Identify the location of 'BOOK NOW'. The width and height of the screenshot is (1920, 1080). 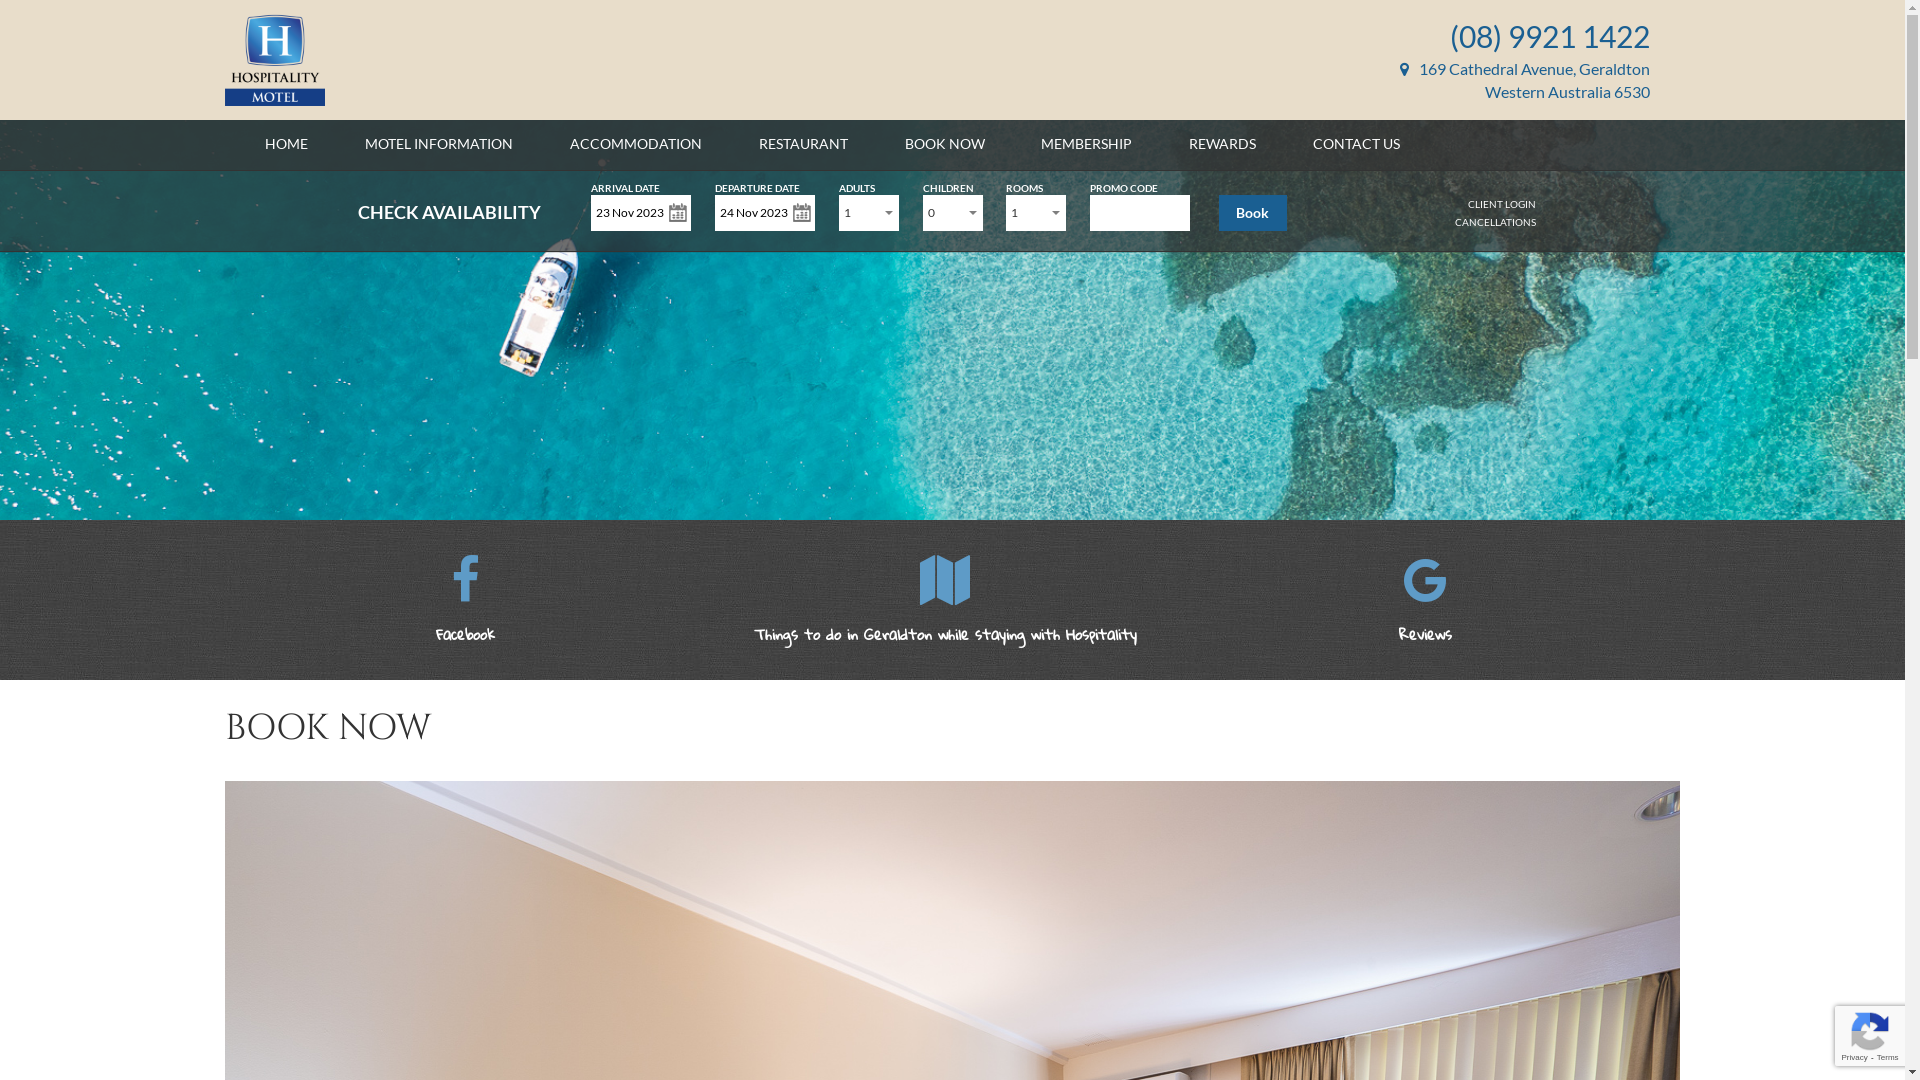
(904, 142).